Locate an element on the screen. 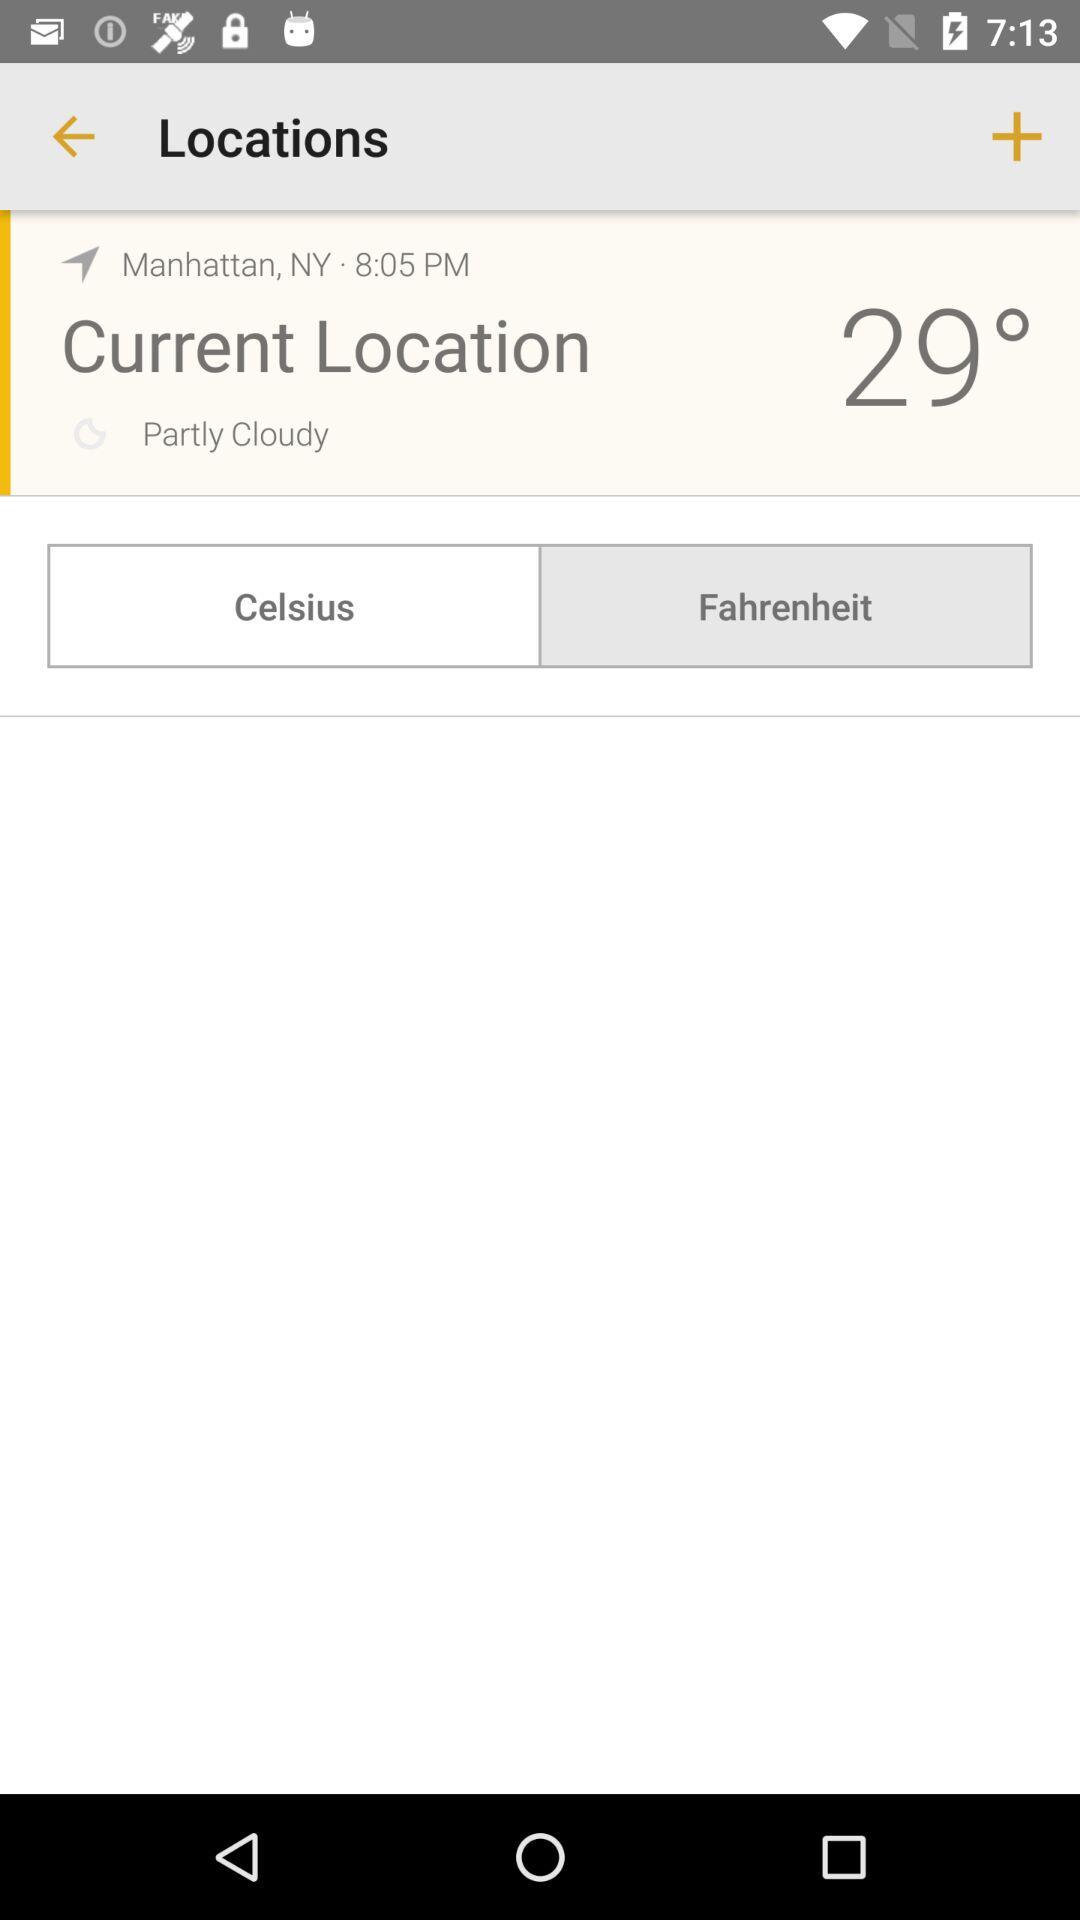 This screenshot has height=1920, width=1080. app next to the locations item is located at coordinates (72, 135).